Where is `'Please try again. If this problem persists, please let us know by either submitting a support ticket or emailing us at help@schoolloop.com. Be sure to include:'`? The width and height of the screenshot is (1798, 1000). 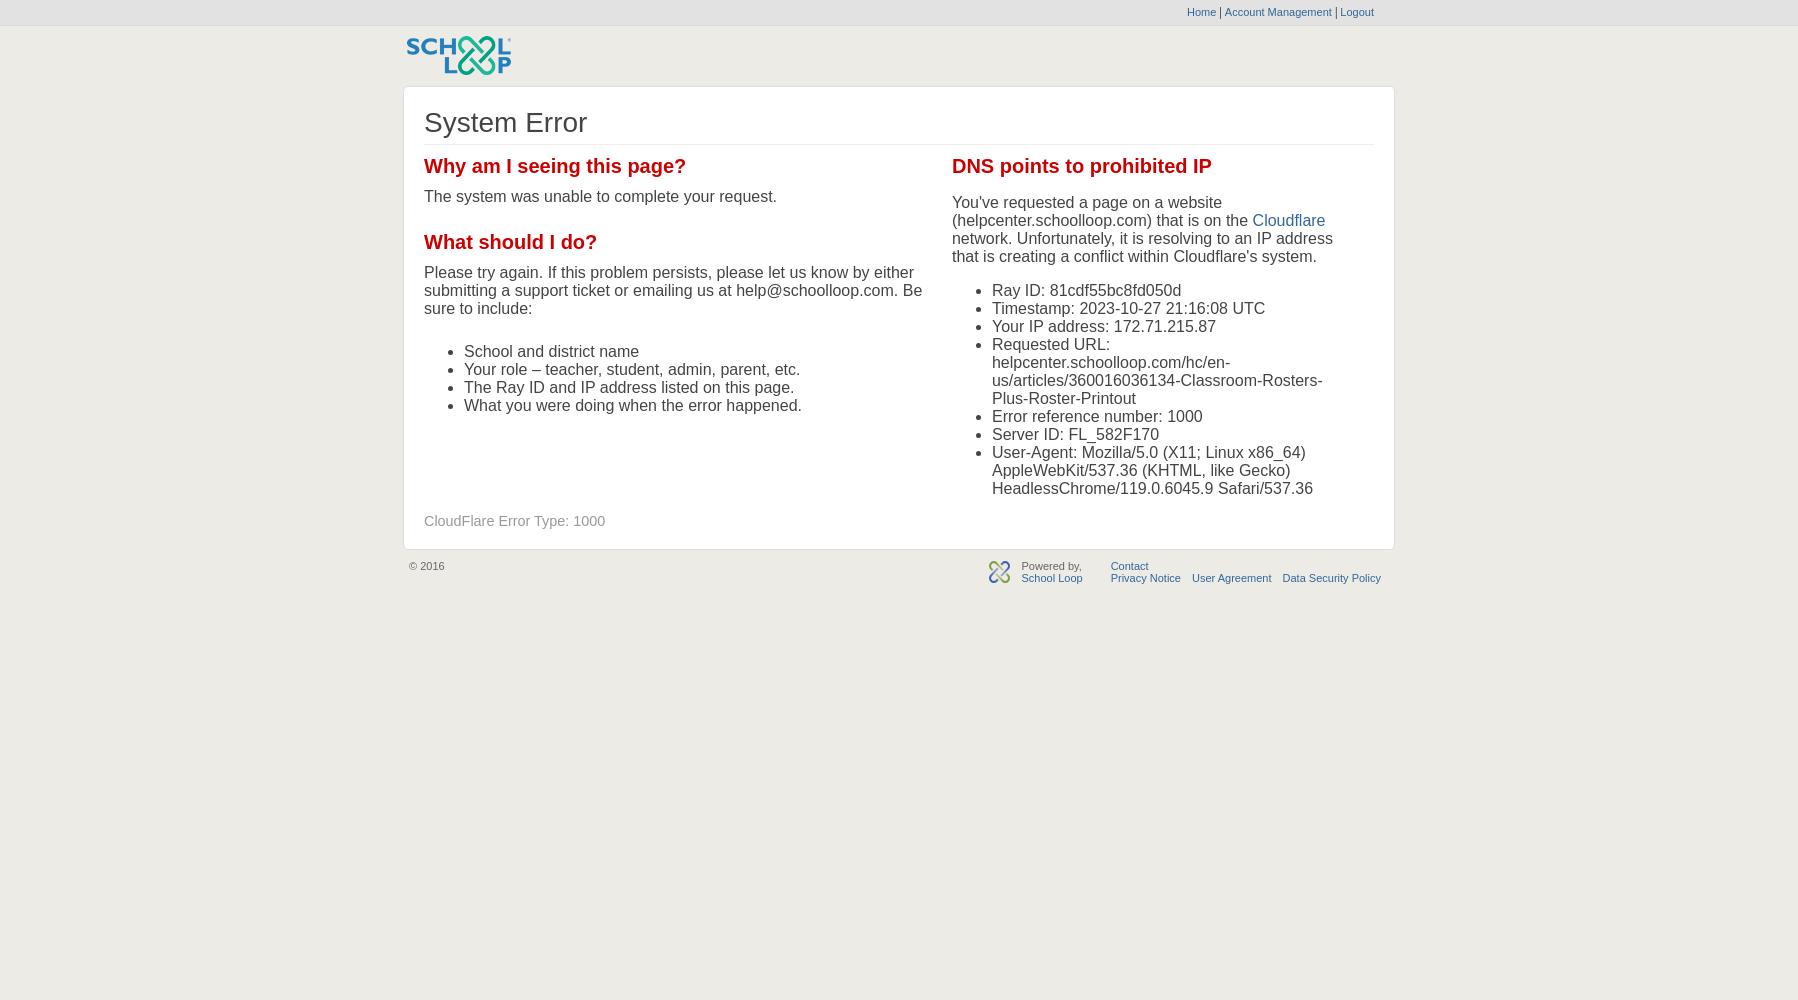 'Please try again. If this problem persists, please let us know by either submitting a support ticket or emailing us at help@schoolloop.com. Be sure to include:' is located at coordinates (671, 290).